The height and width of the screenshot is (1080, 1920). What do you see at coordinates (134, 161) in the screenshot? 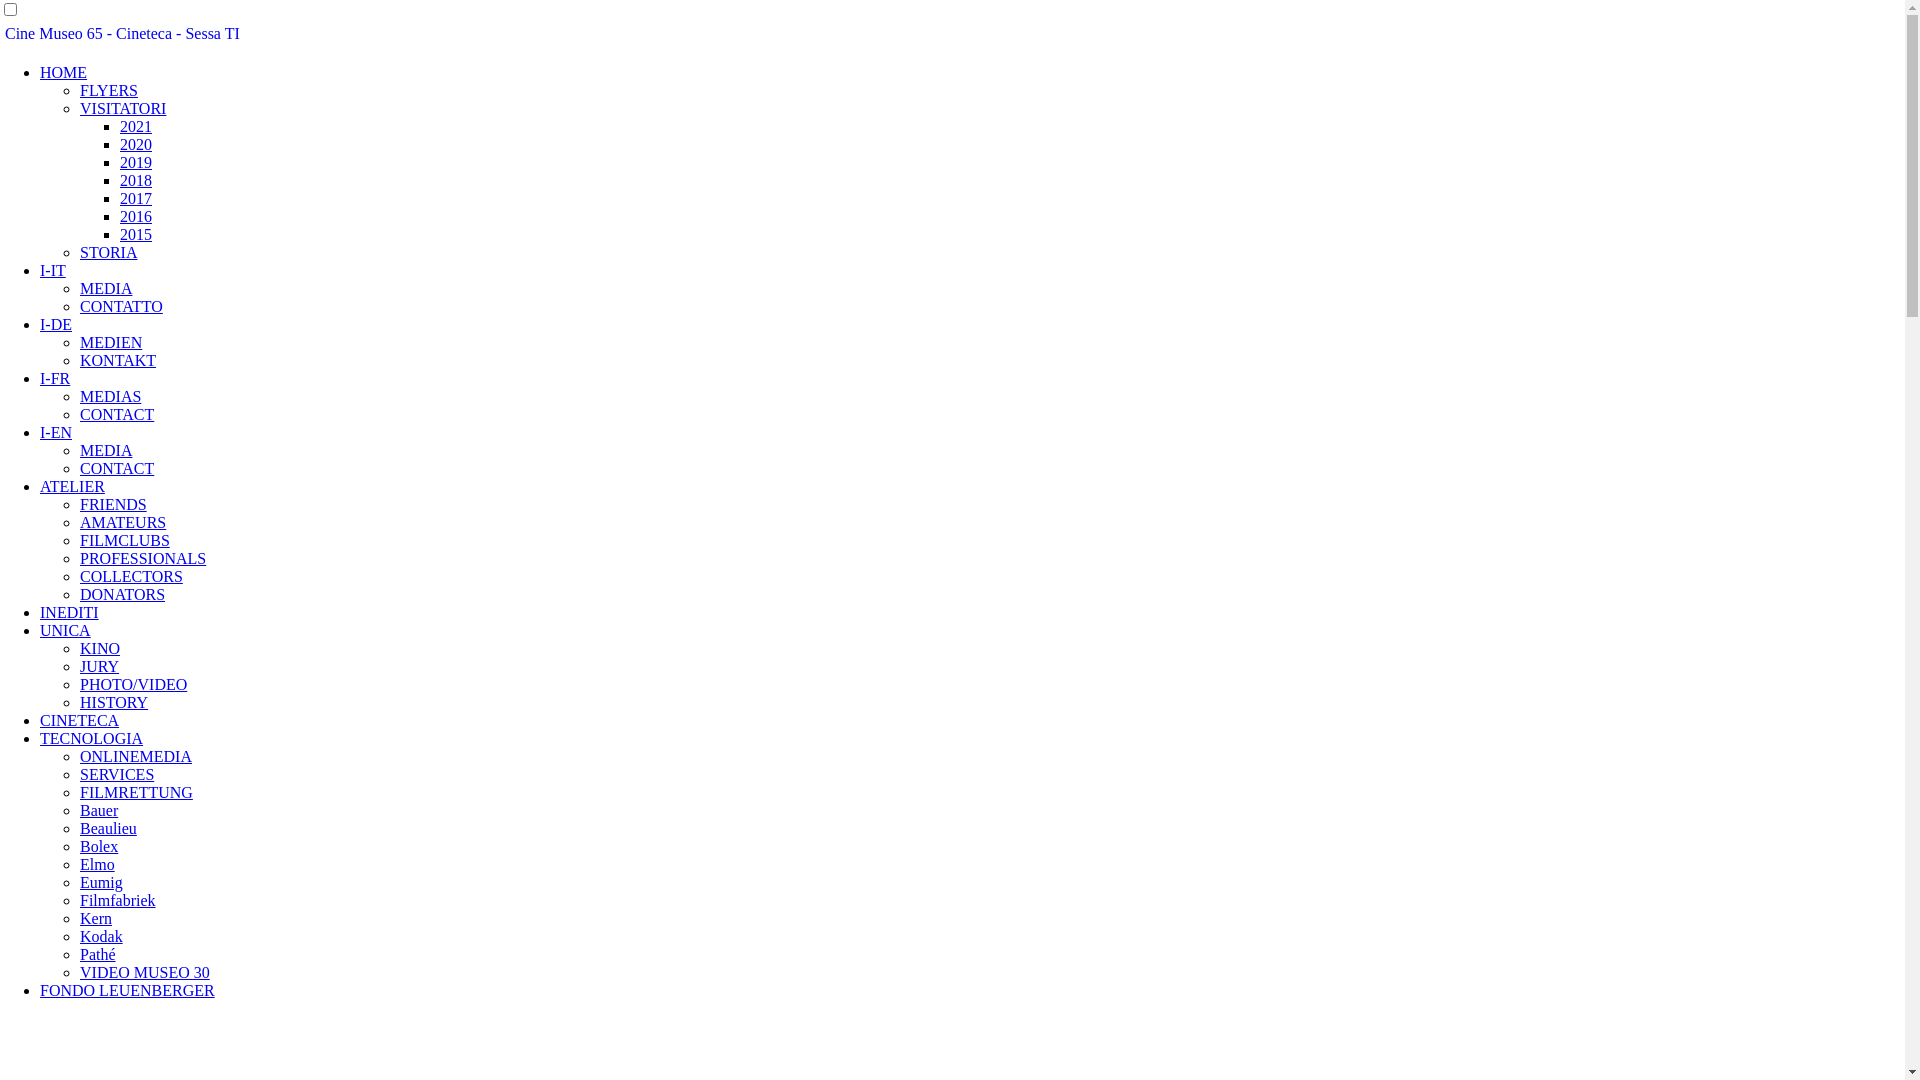
I see `'2019'` at bounding box center [134, 161].